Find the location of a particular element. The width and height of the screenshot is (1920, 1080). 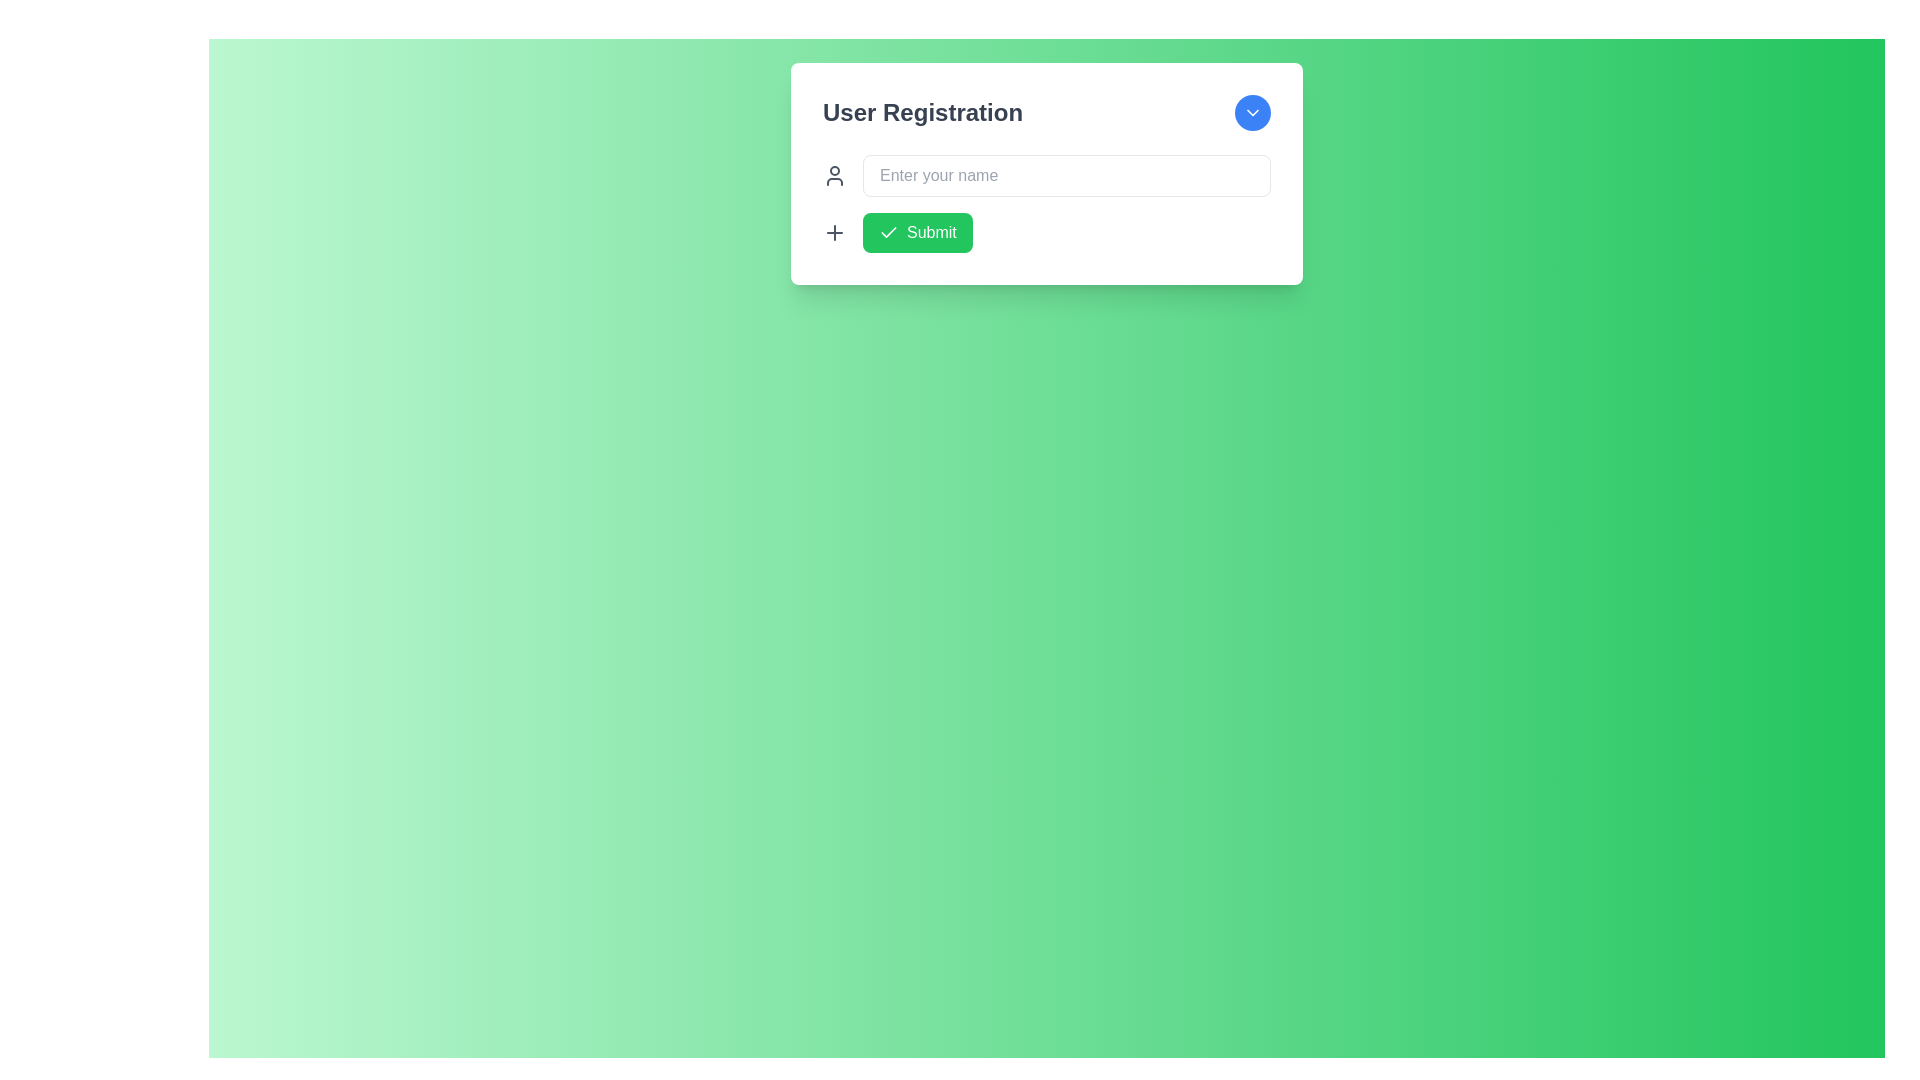

the icon inside the dropdown button located at the top-right corner of the user registration card is located at coordinates (1251, 112).